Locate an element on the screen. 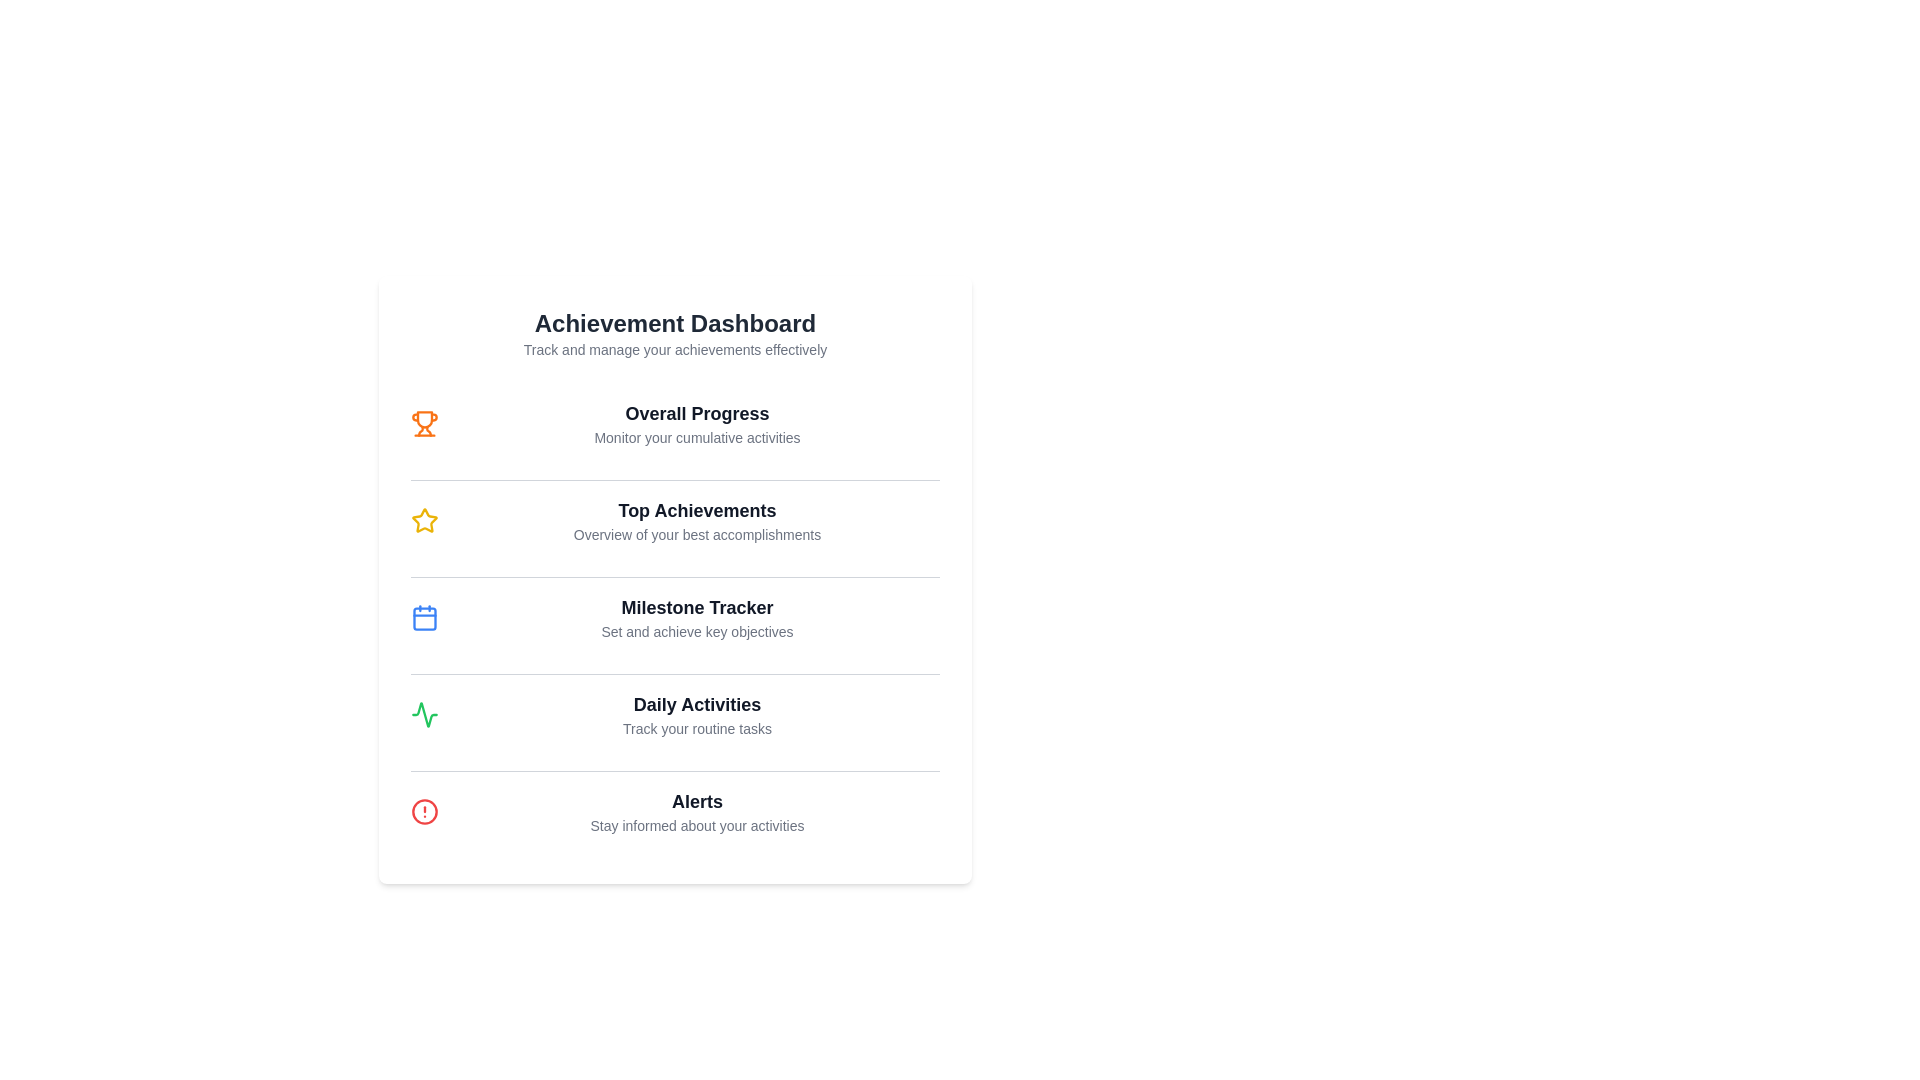  the third entry in the vertically stacked list of achievements within the white section of the dashboard is located at coordinates (675, 616).